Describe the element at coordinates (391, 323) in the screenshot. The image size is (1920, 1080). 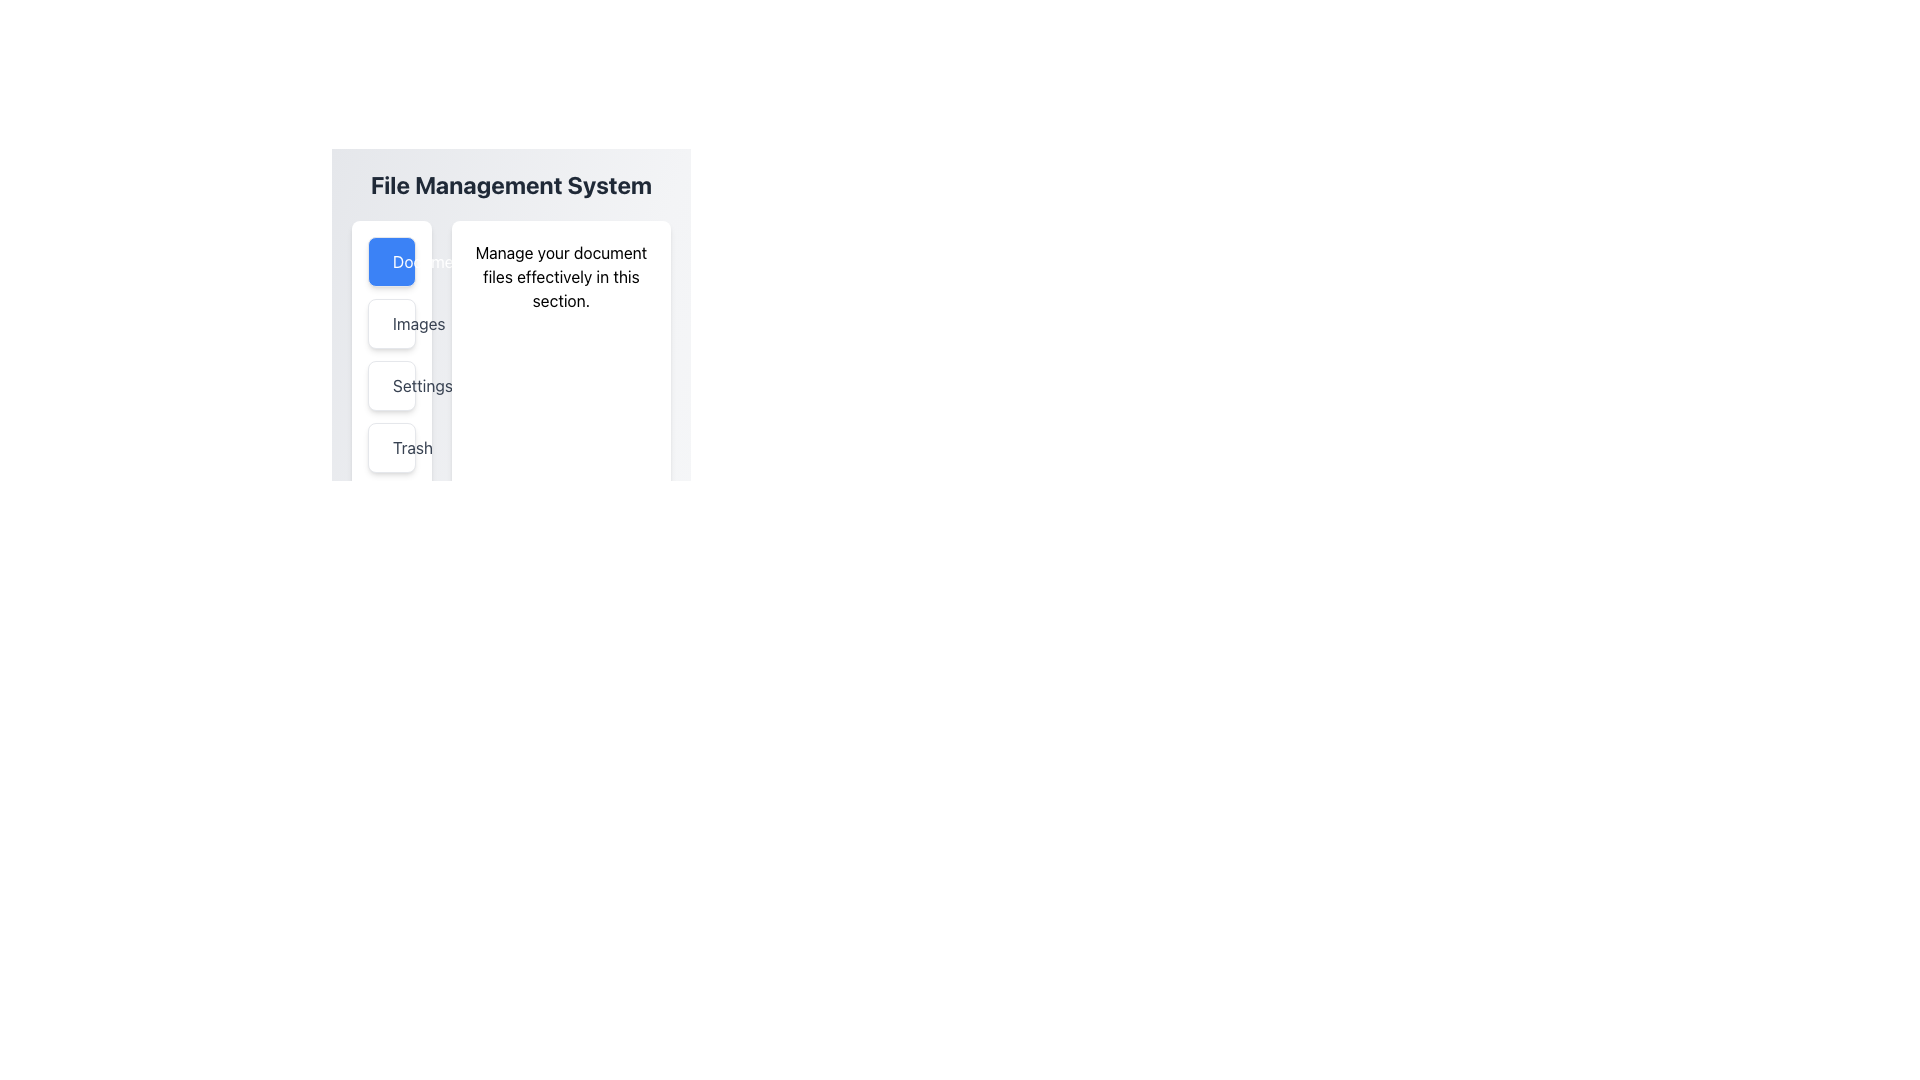
I see `the 'Images' button, which is a rectangular button with rounded corners and gray text` at that location.